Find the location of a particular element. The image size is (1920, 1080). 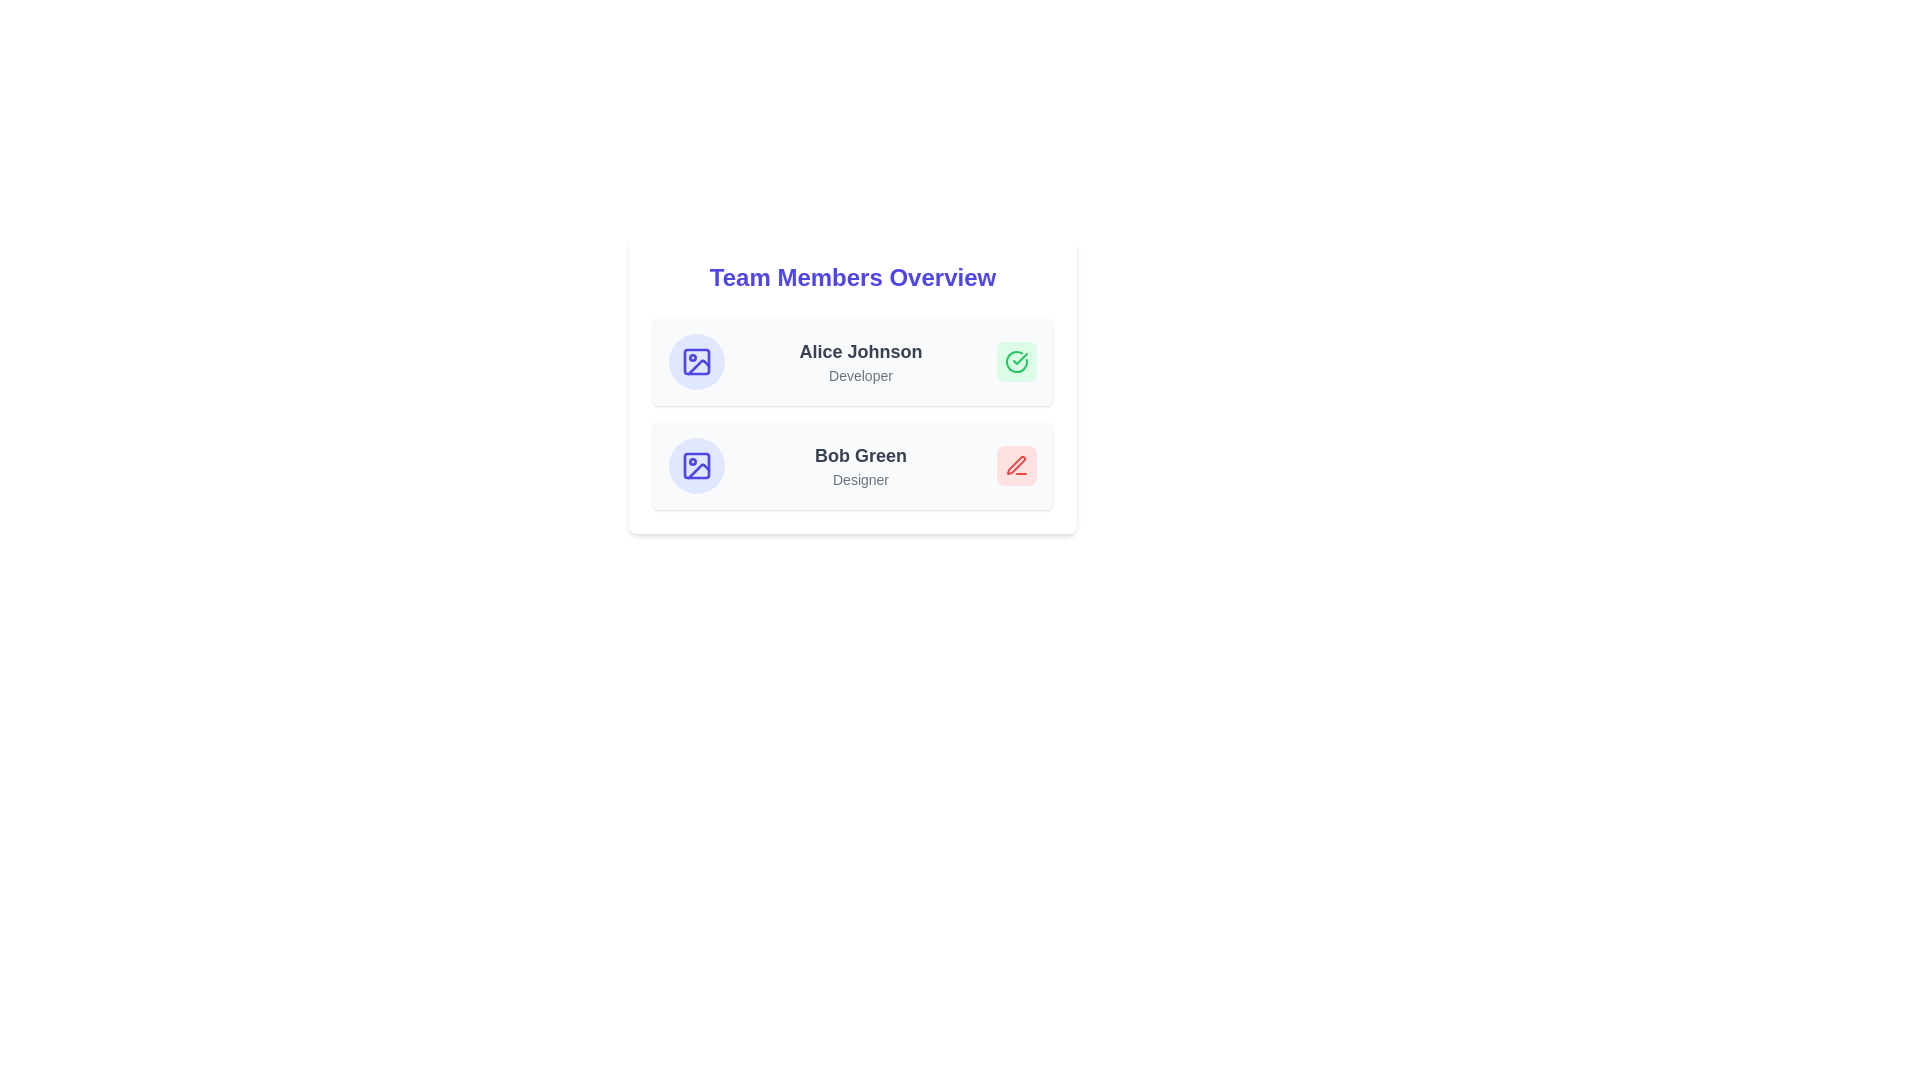

the name of a team member to view additional details is located at coordinates (860, 350).